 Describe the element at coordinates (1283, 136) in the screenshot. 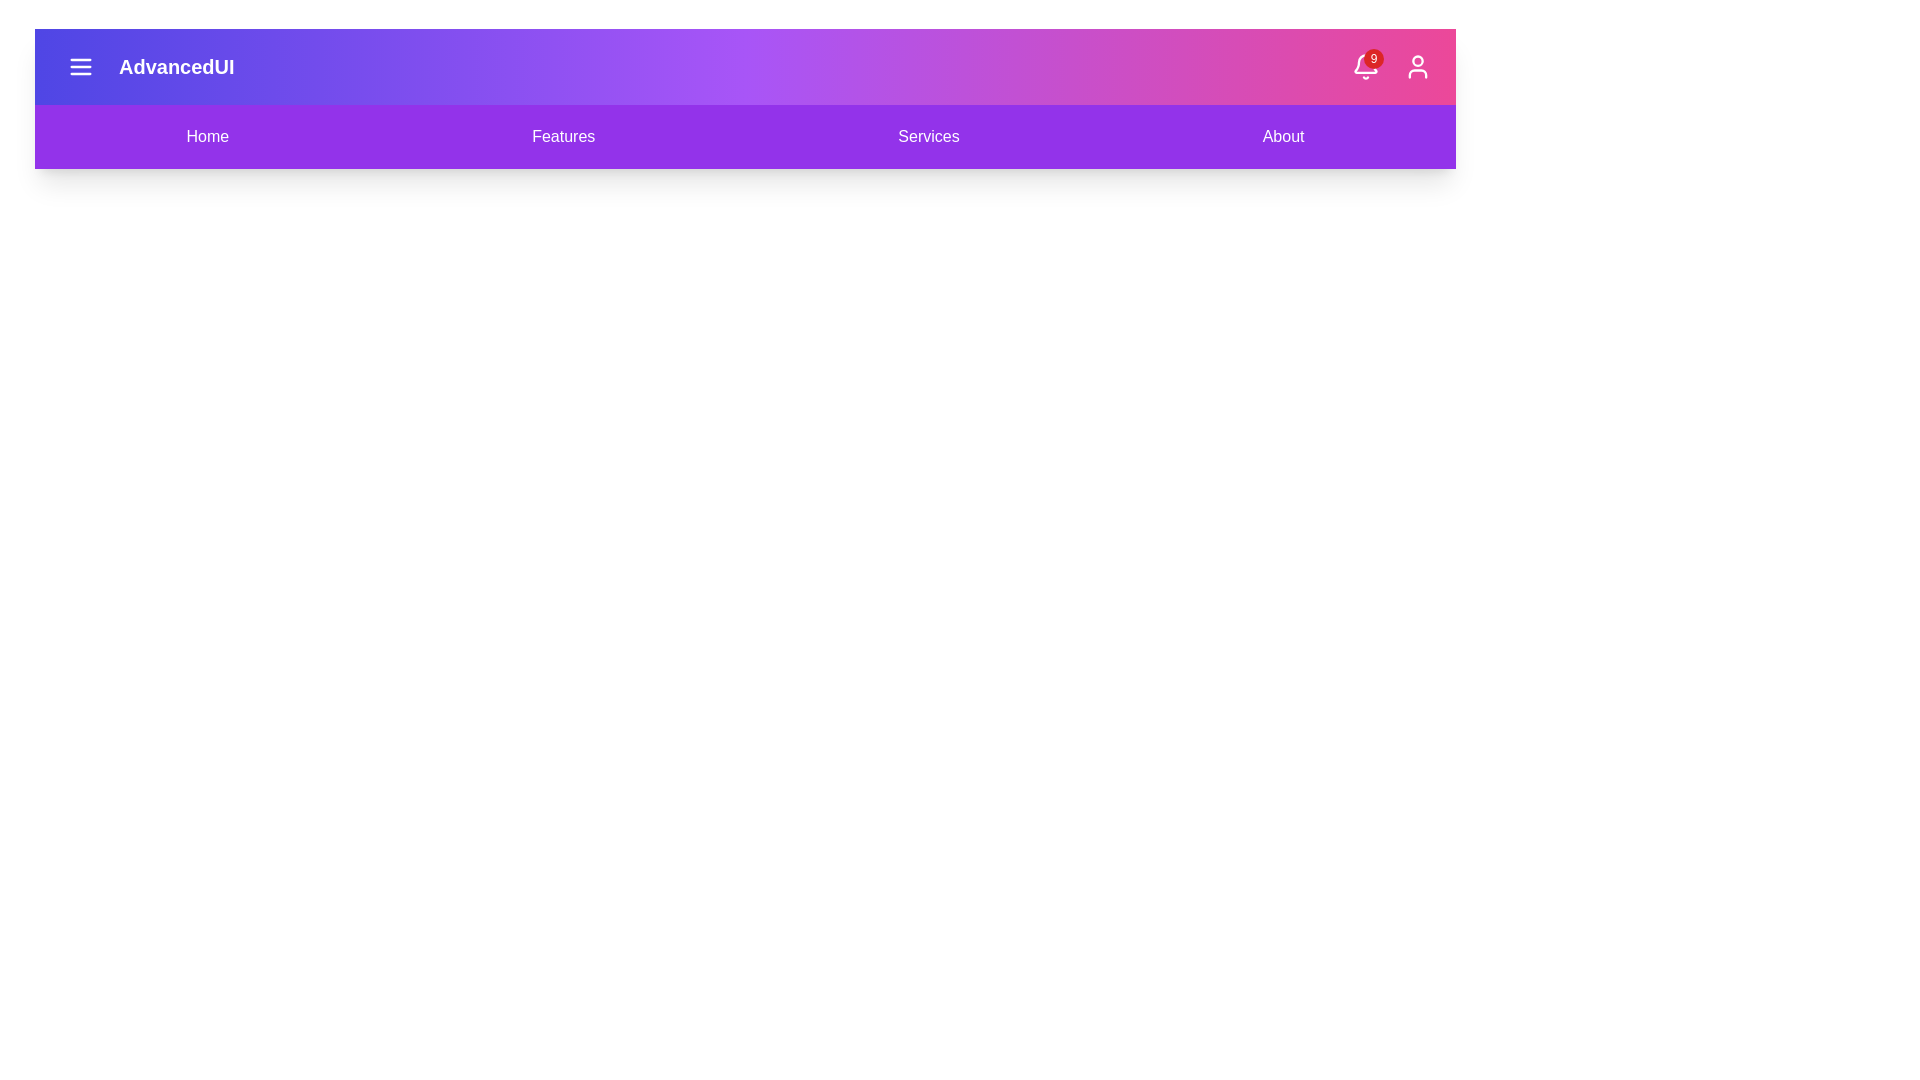

I see `the About navigation menu item` at that location.